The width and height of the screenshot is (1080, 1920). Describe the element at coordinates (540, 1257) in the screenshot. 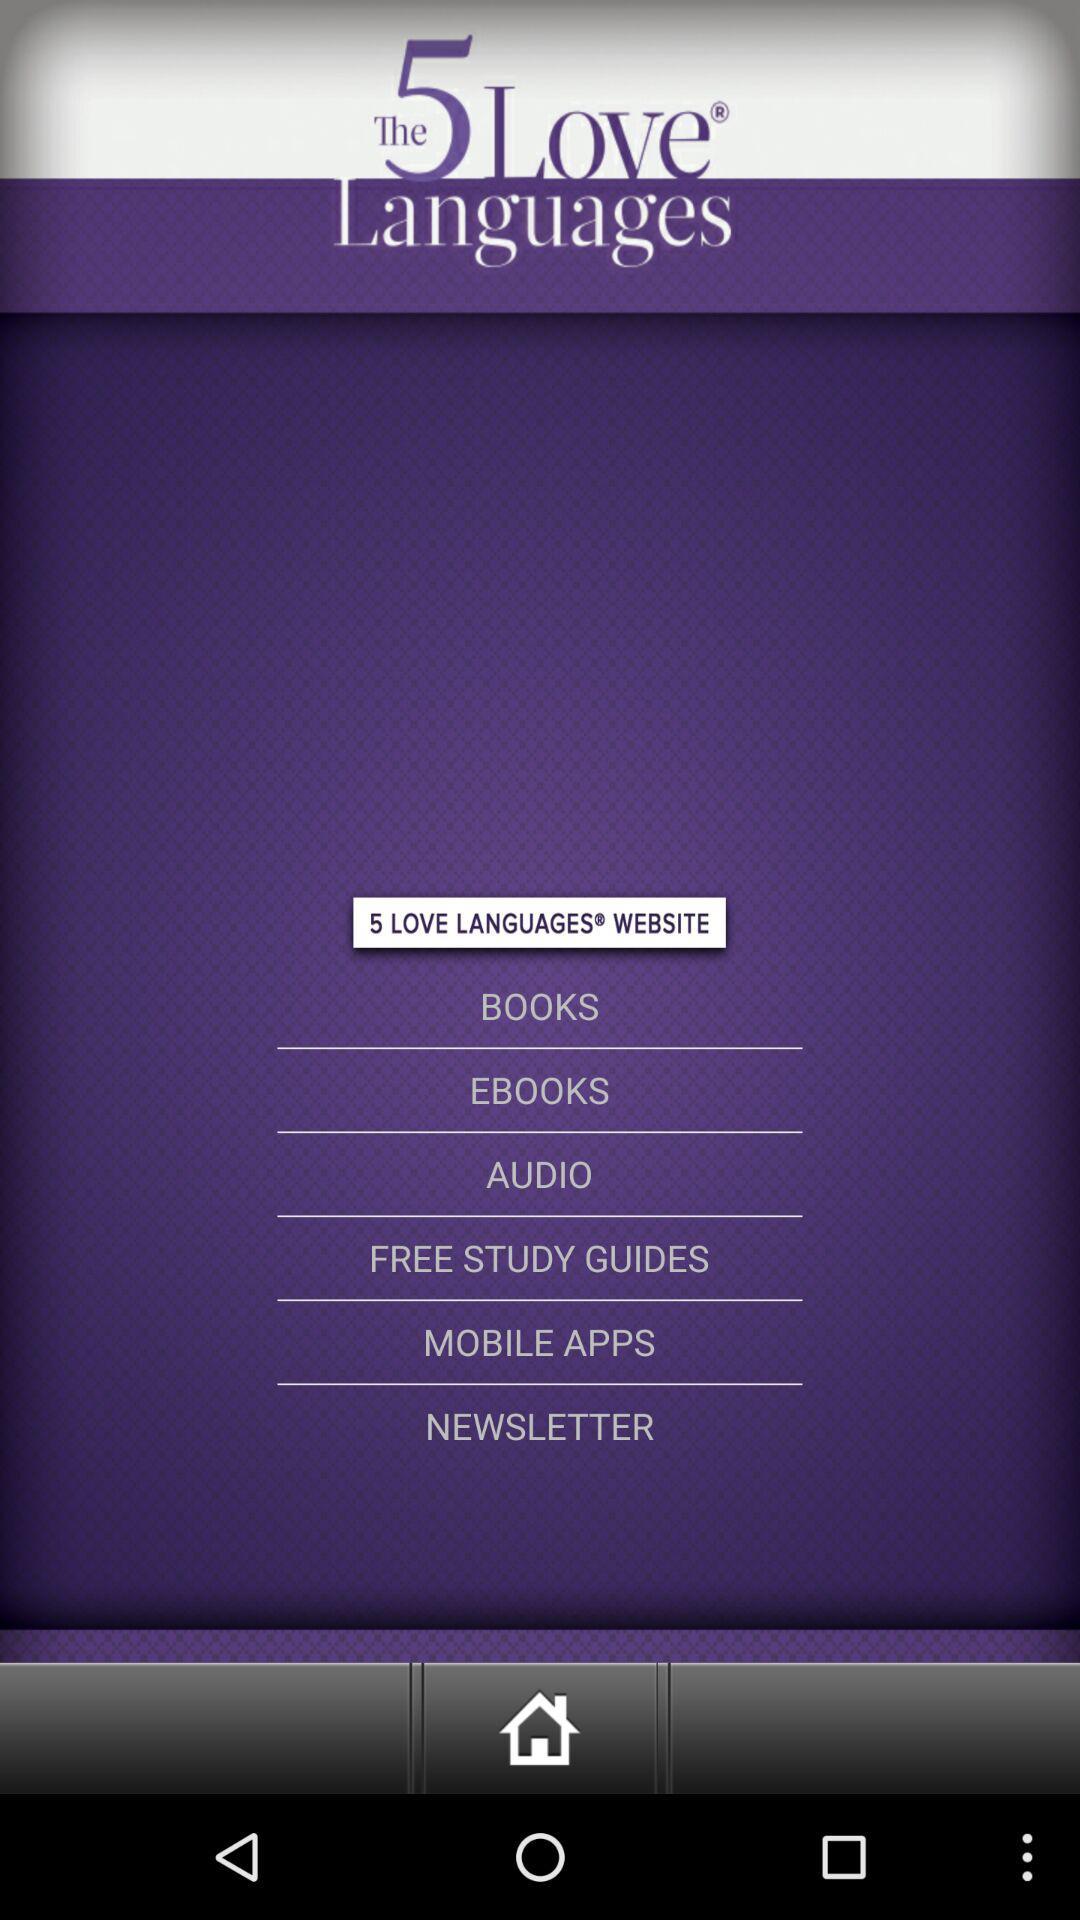

I see `the option which is in between audio and mobile apps` at that location.